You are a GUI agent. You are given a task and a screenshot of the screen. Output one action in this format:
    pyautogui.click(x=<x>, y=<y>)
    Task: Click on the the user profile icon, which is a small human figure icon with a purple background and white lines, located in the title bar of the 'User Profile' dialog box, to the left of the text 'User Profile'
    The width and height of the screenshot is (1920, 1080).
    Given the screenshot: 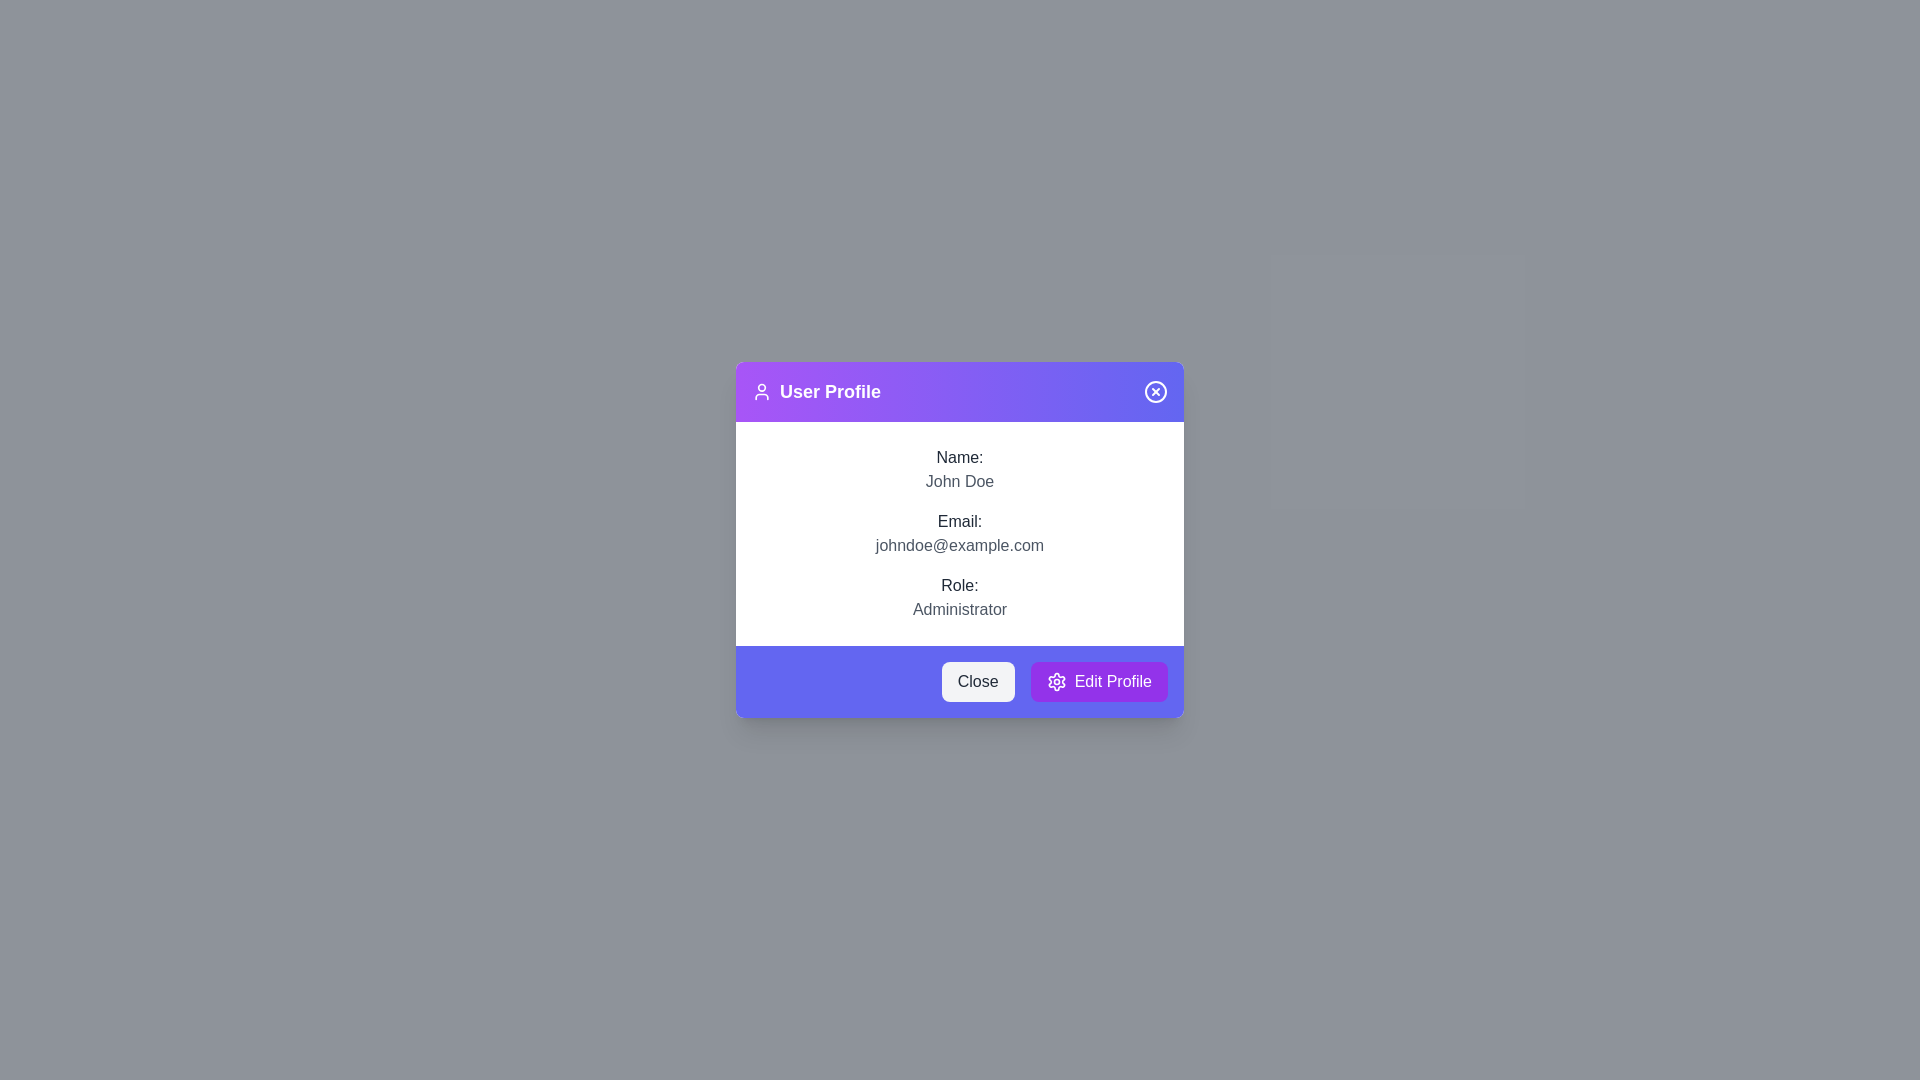 What is the action you would take?
    pyautogui.click(x=761, y=392)
    